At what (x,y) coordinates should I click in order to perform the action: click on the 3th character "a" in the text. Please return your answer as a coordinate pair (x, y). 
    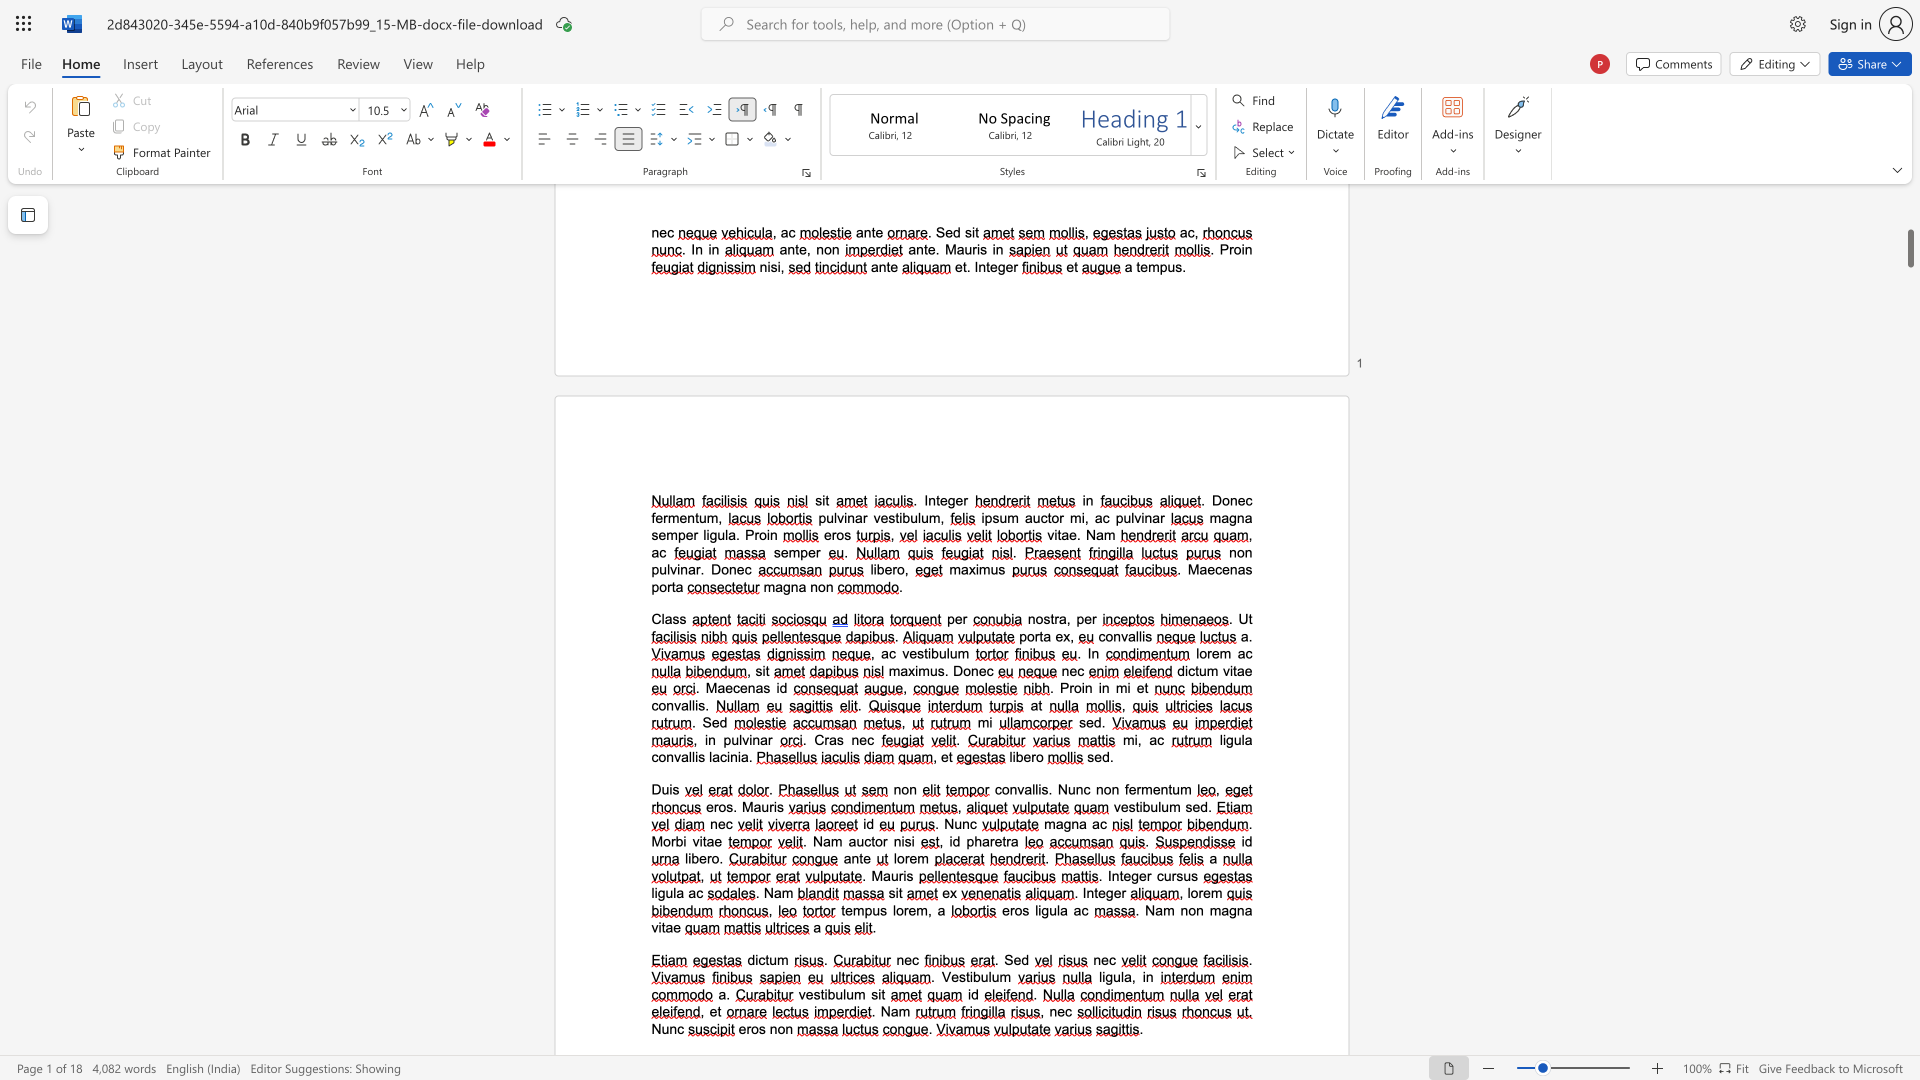
    Looking at the image, I should click on (679, 586).